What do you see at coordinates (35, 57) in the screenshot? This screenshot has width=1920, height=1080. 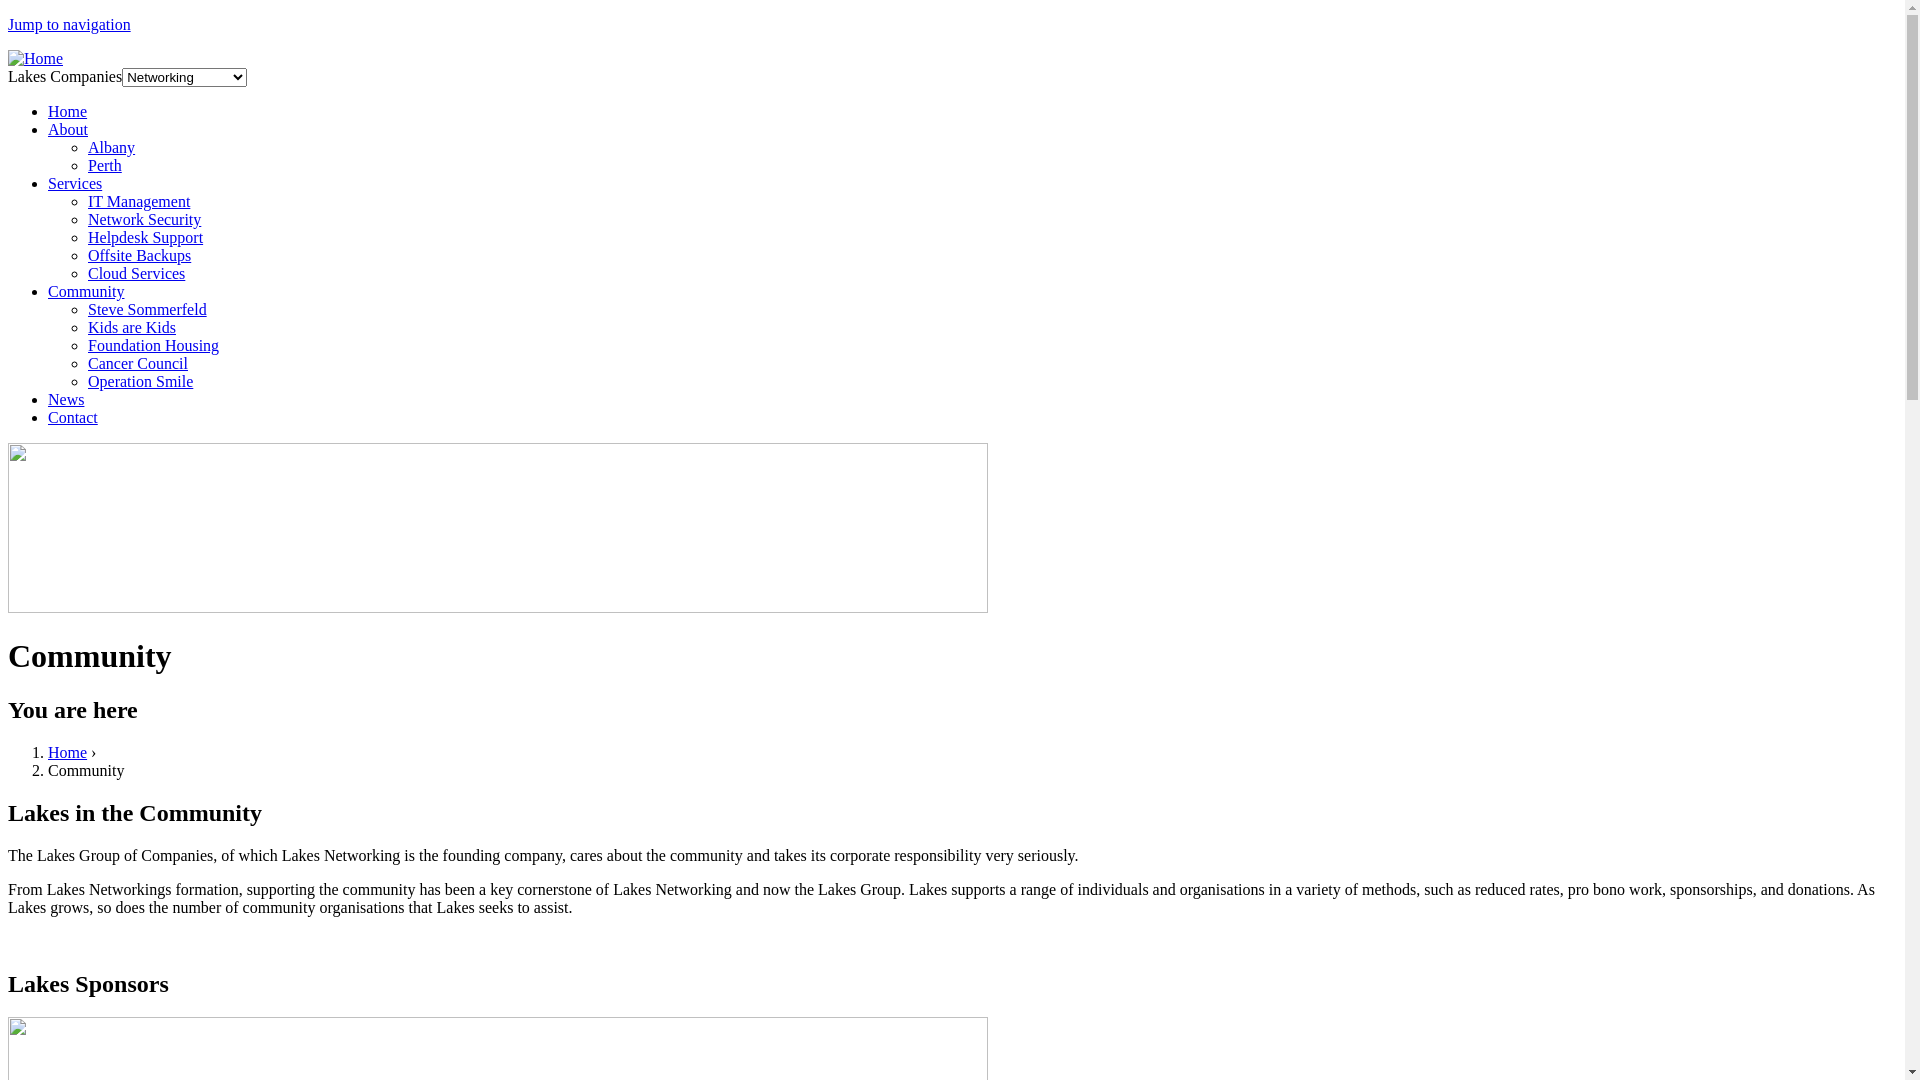 I see `'Home'` at bounding box center [35, 57].